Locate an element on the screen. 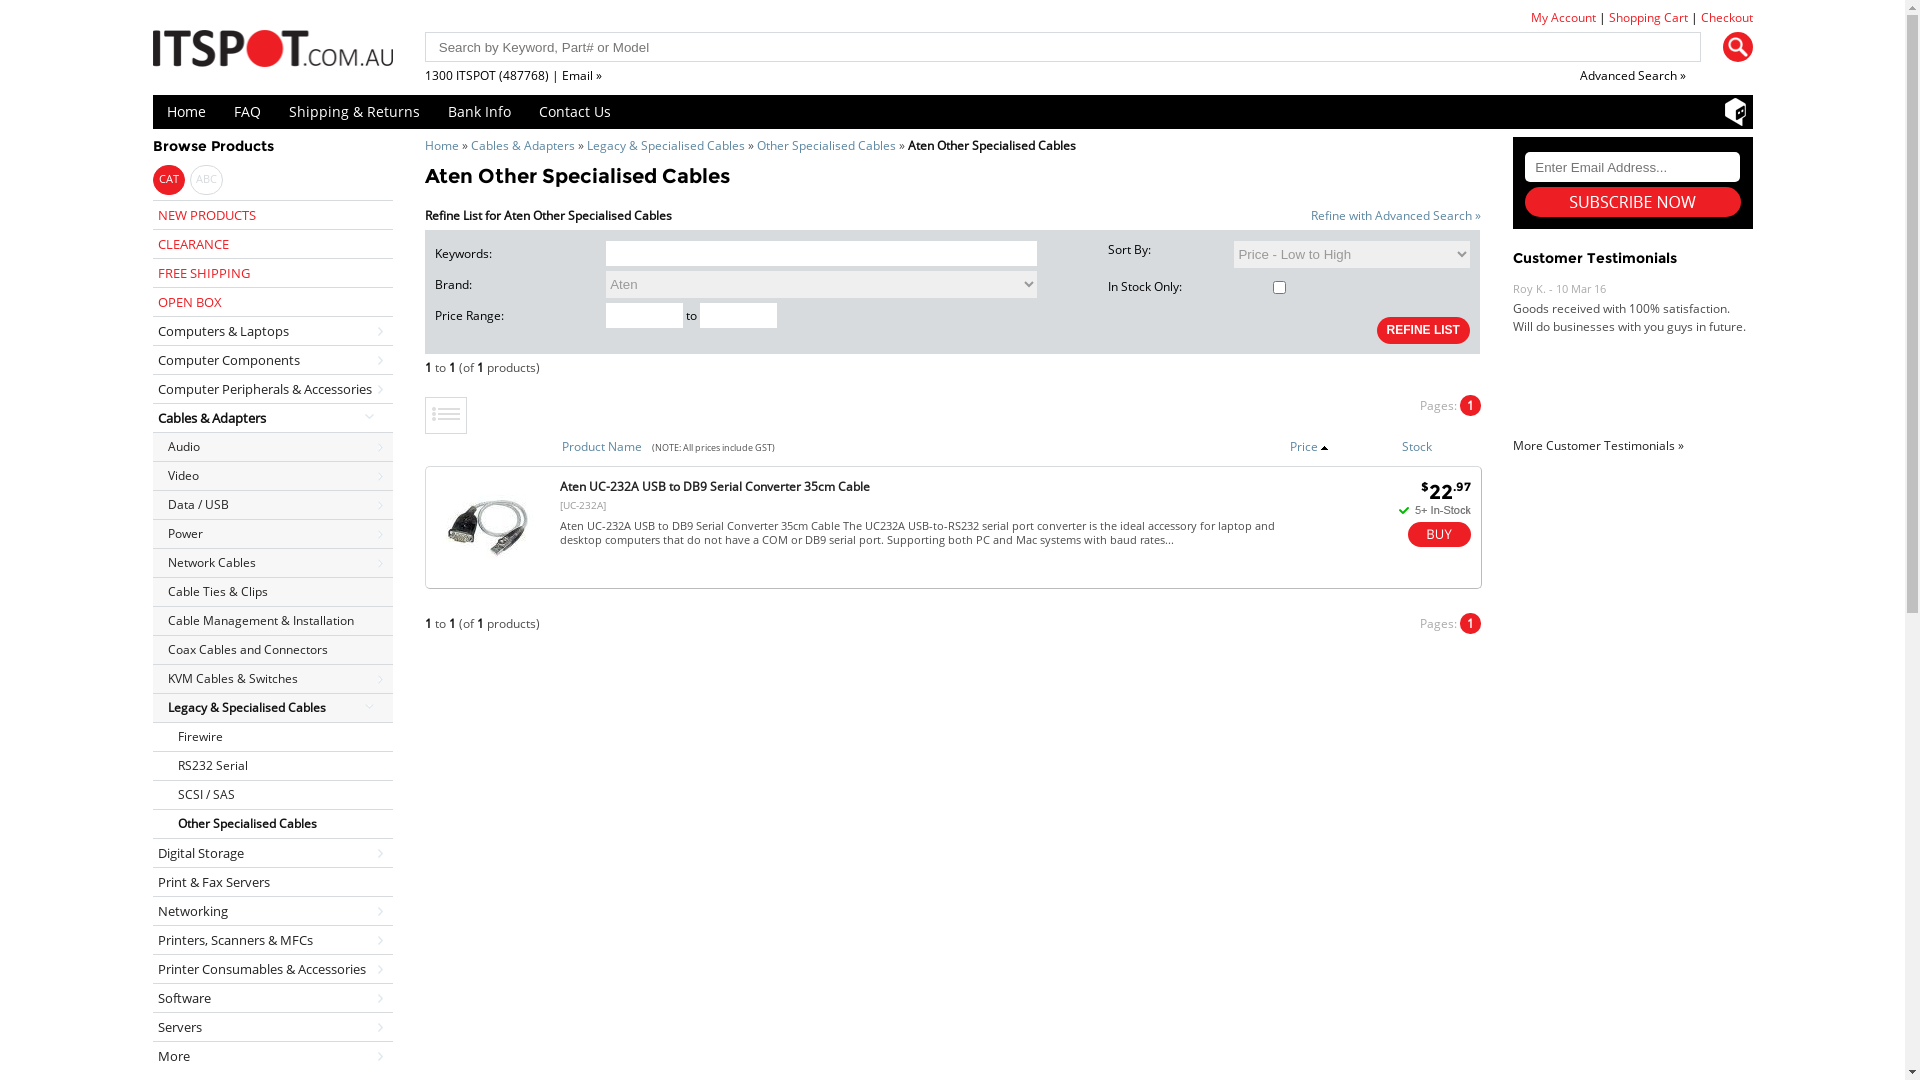  'Legacy & Specialised Cables' is located at coordinates (271, 706).